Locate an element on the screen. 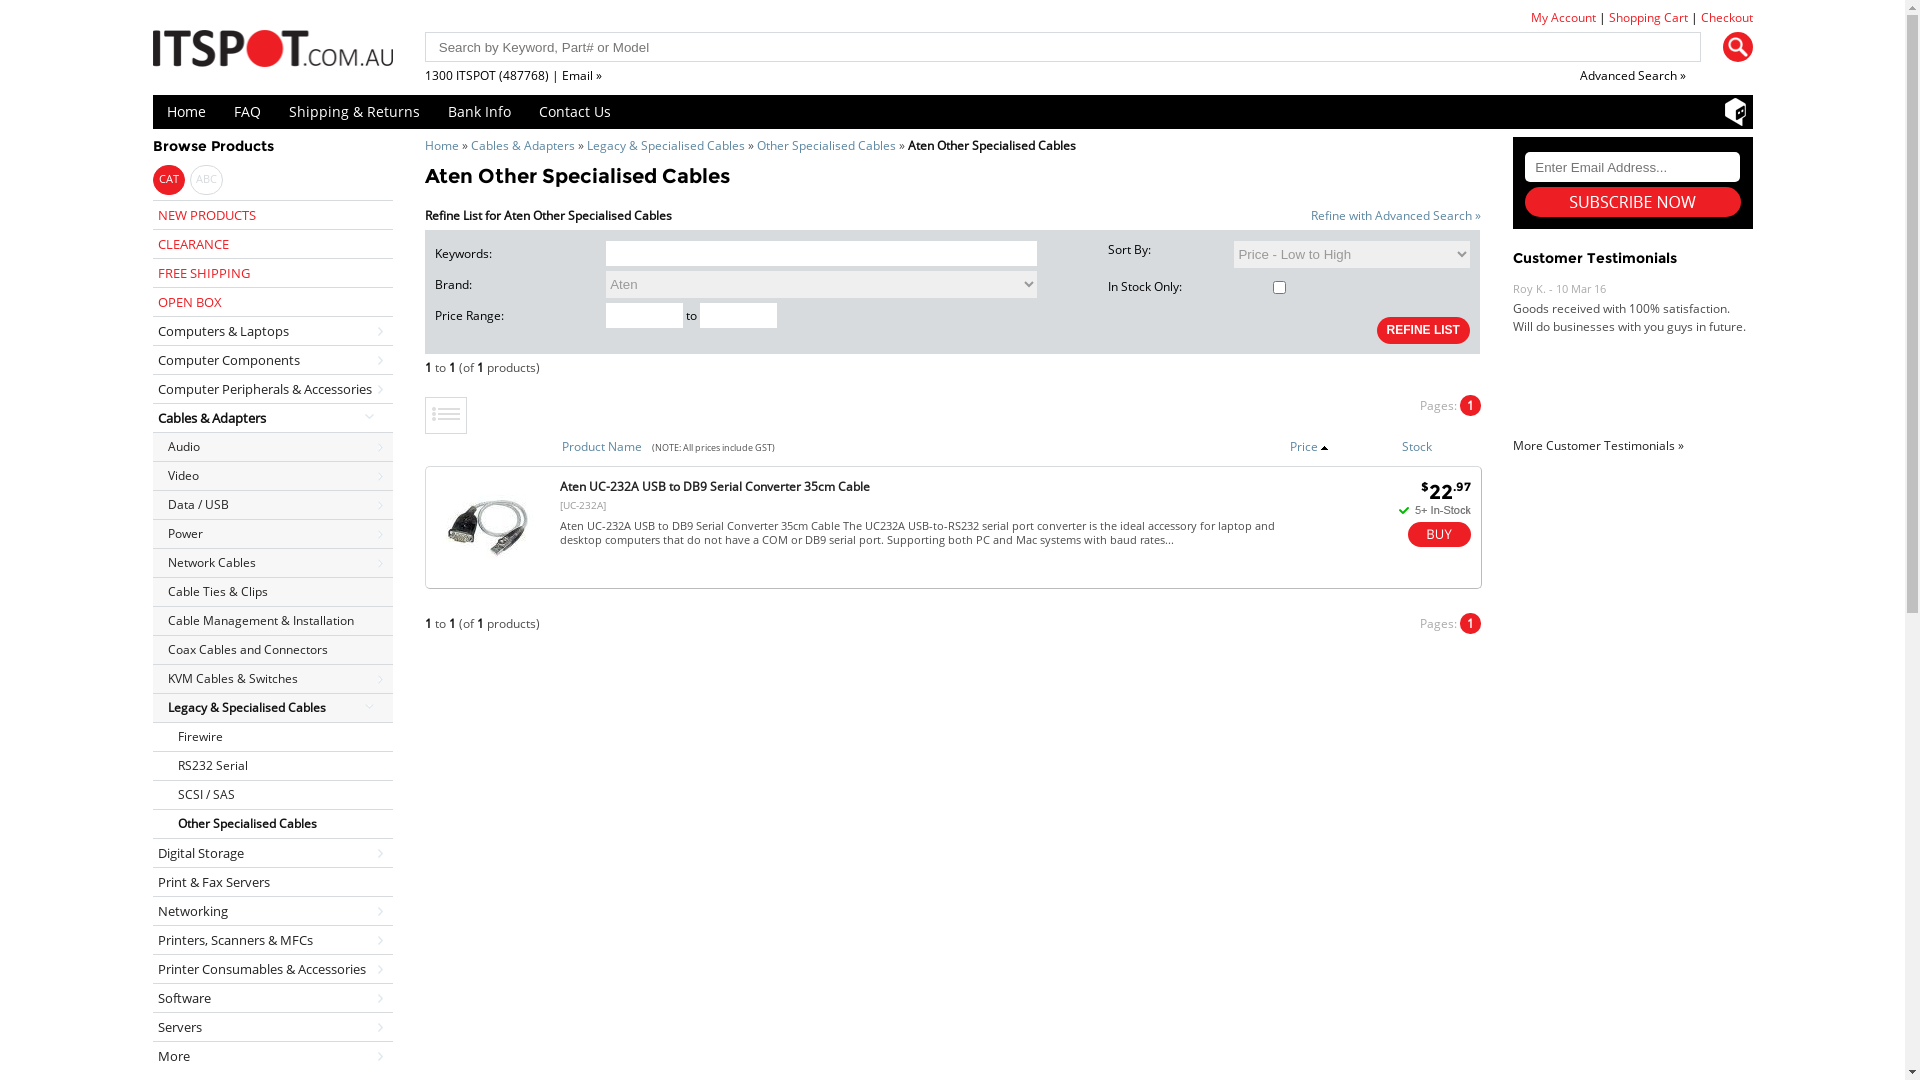  'Legacy & Specialised Cables' is located at coordinates (271, 706).